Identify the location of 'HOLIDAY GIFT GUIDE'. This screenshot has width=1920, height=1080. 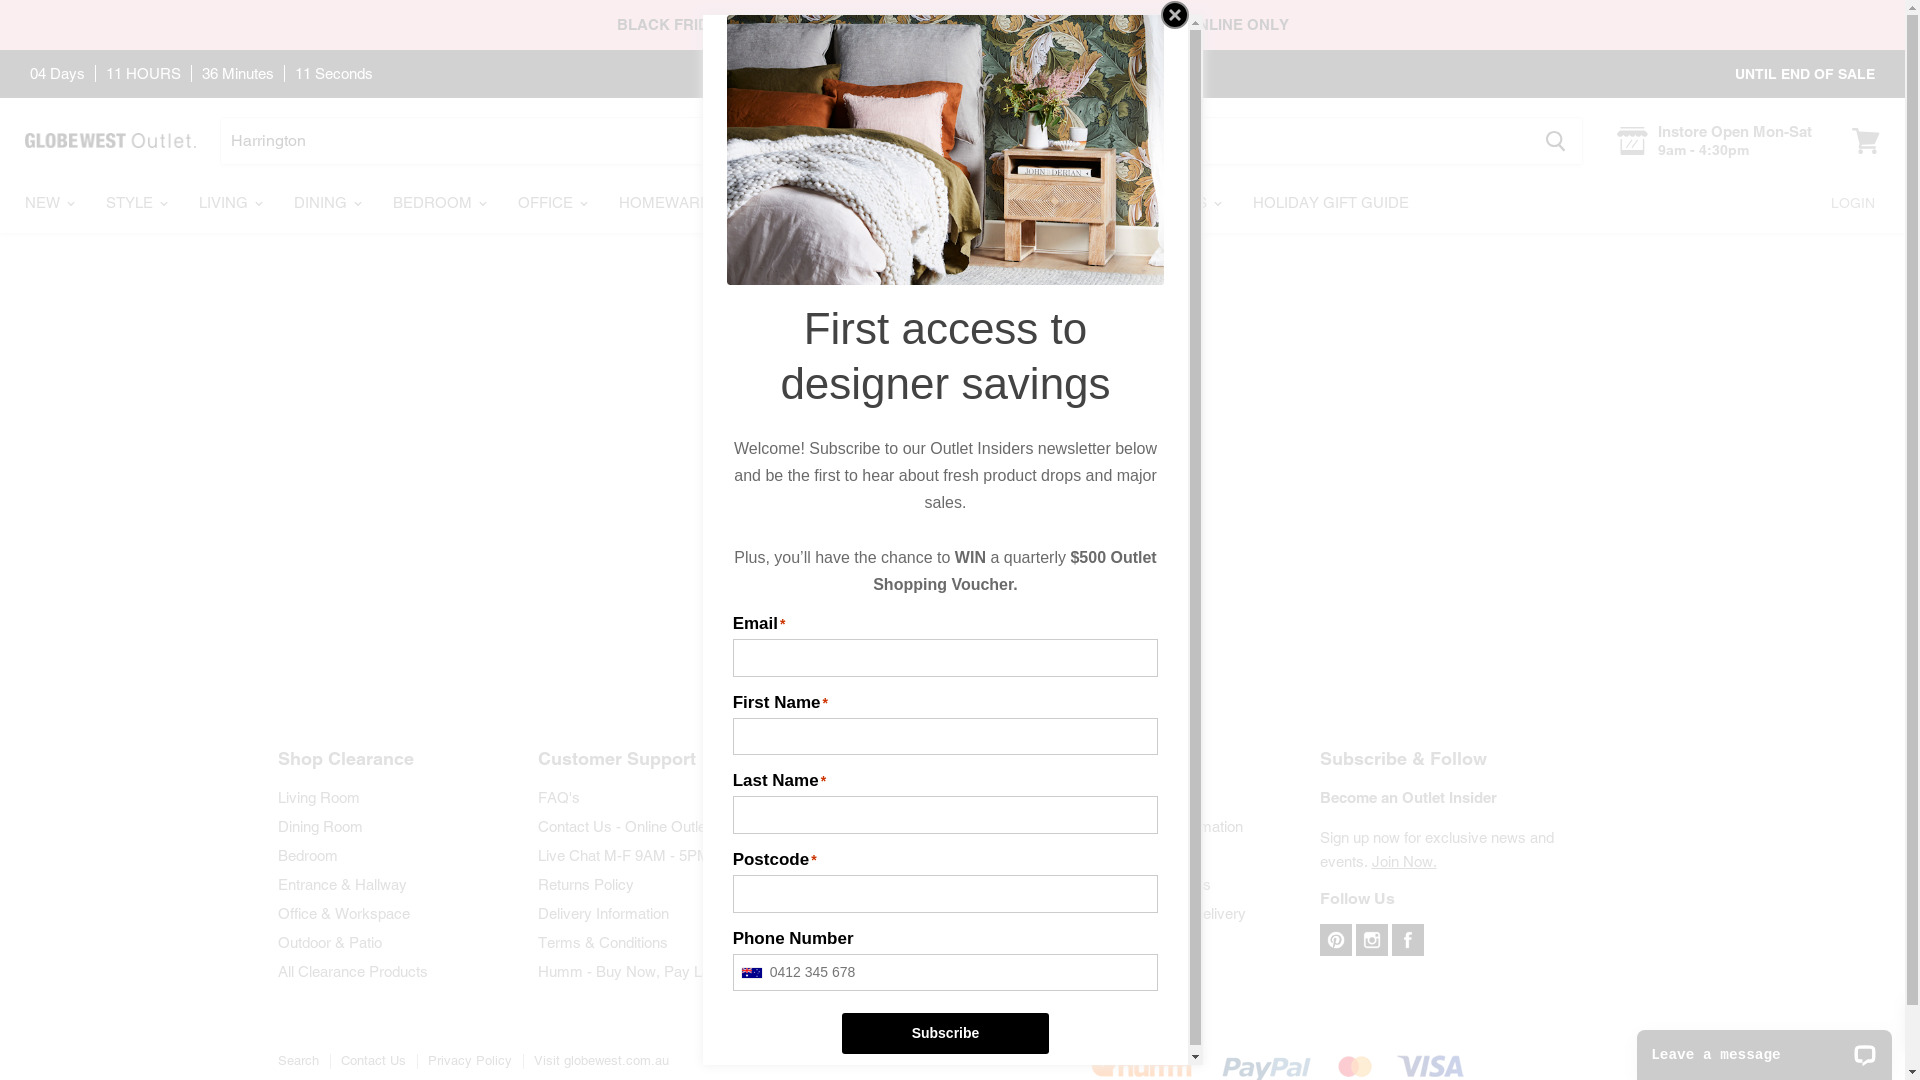
(1237, 203).